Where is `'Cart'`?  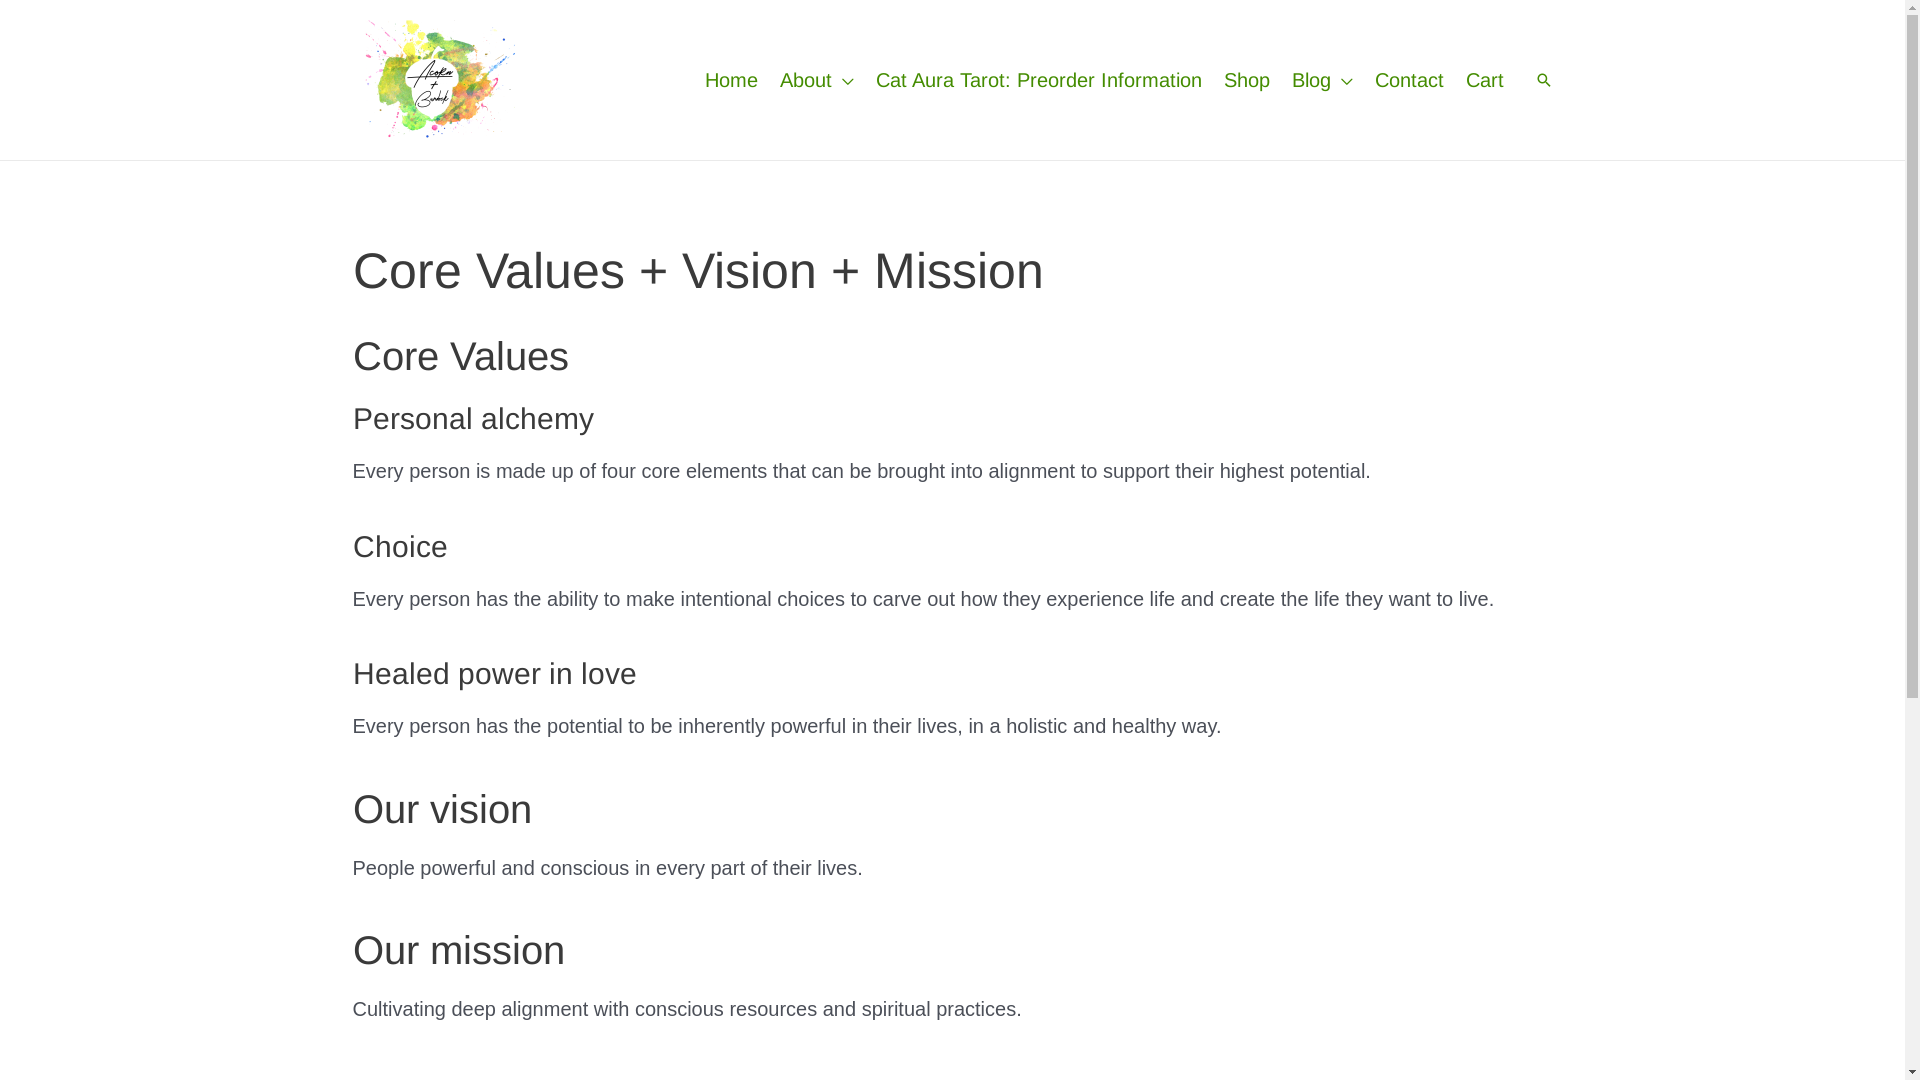 'Cart' is located at coordinates (1454, 79).